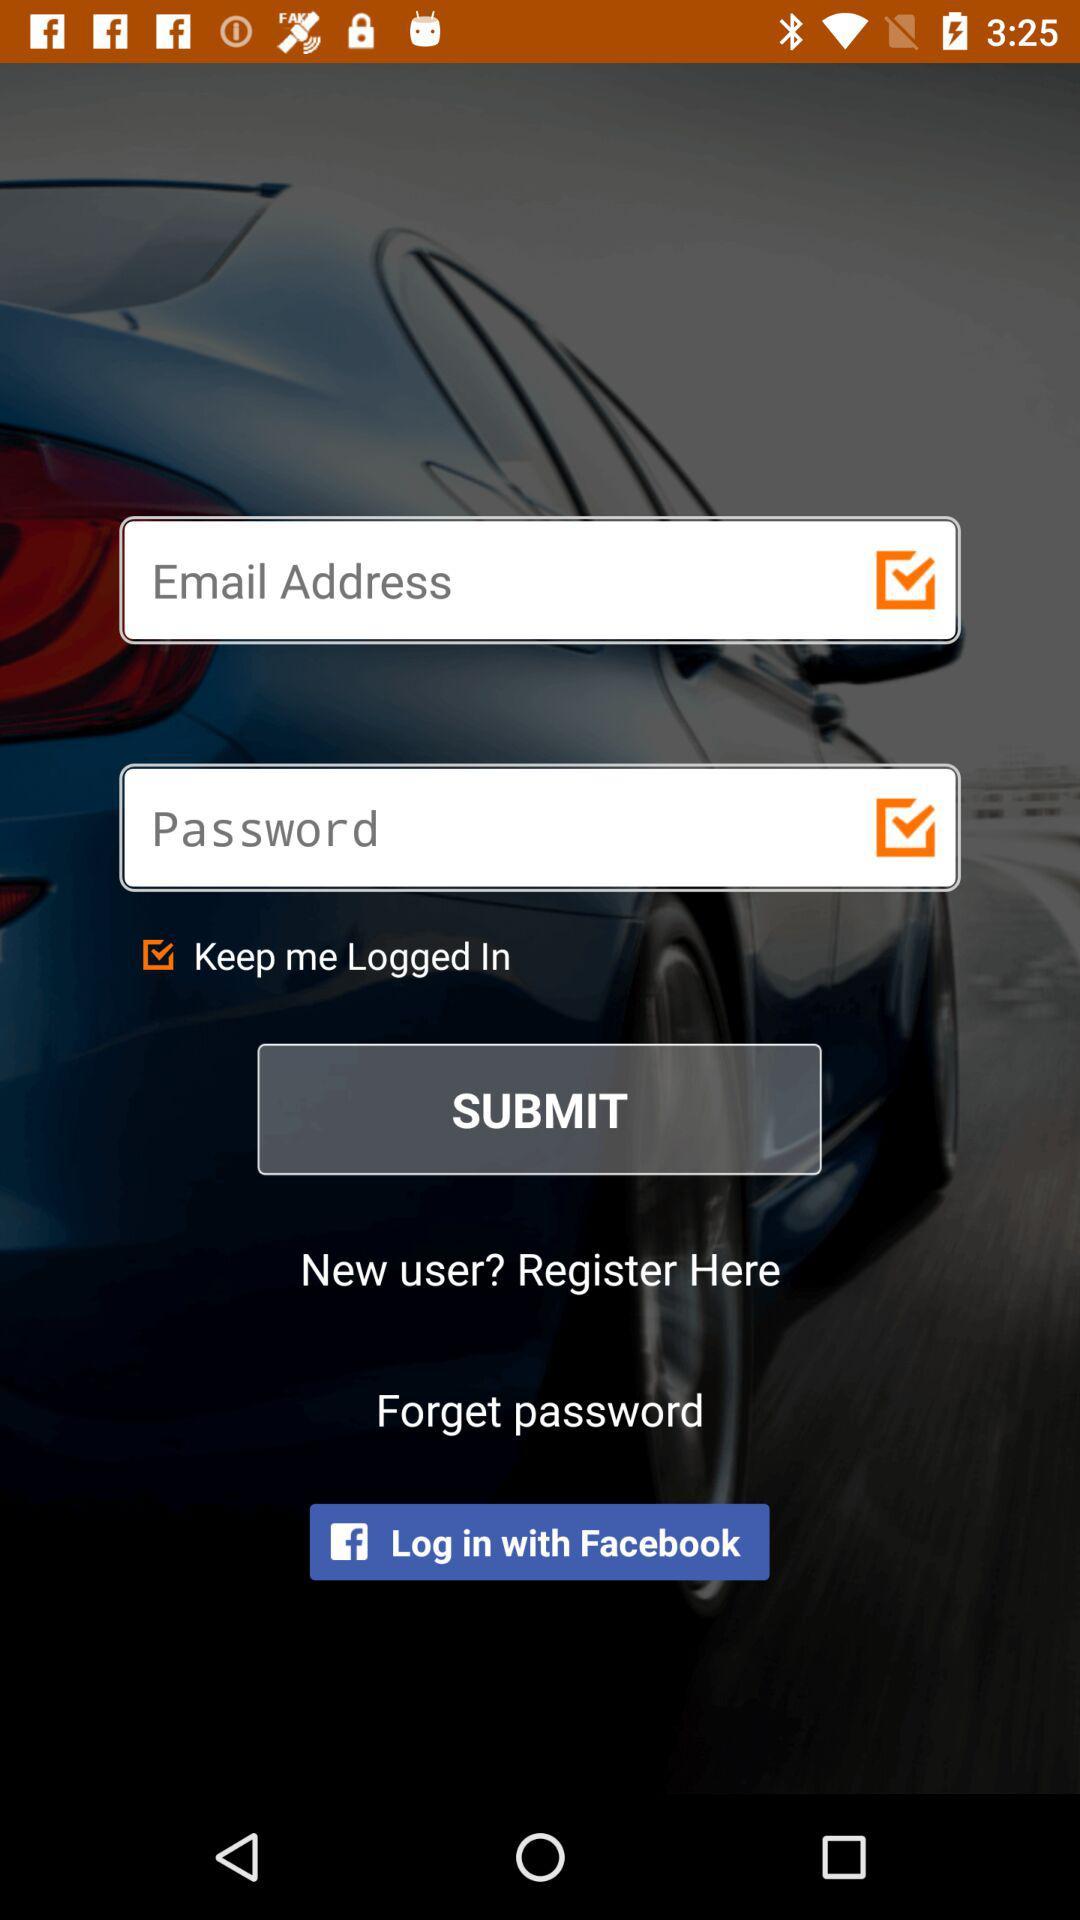 The height and width of the screenshot is (1920, 1080). I want to click on the item above the forget password icon, so click(540, 1266).